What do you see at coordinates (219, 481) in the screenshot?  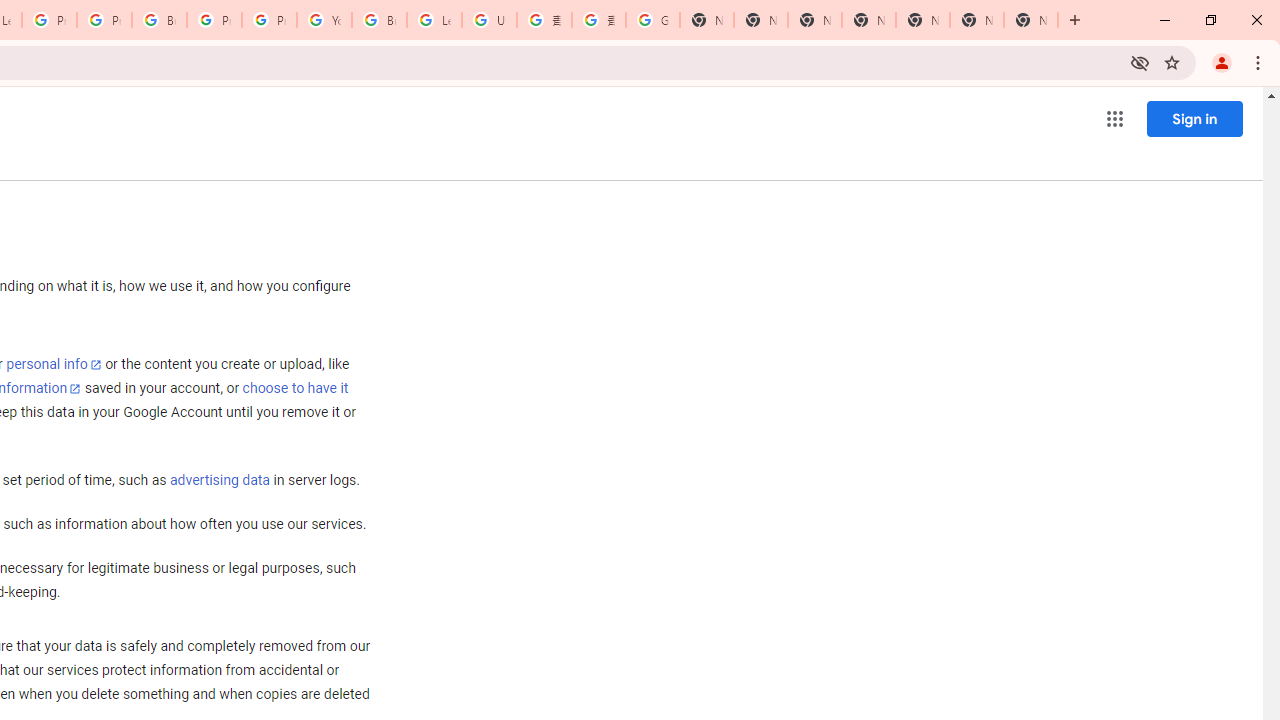 I see `'advertising data'` at bounding box center [219, 481].